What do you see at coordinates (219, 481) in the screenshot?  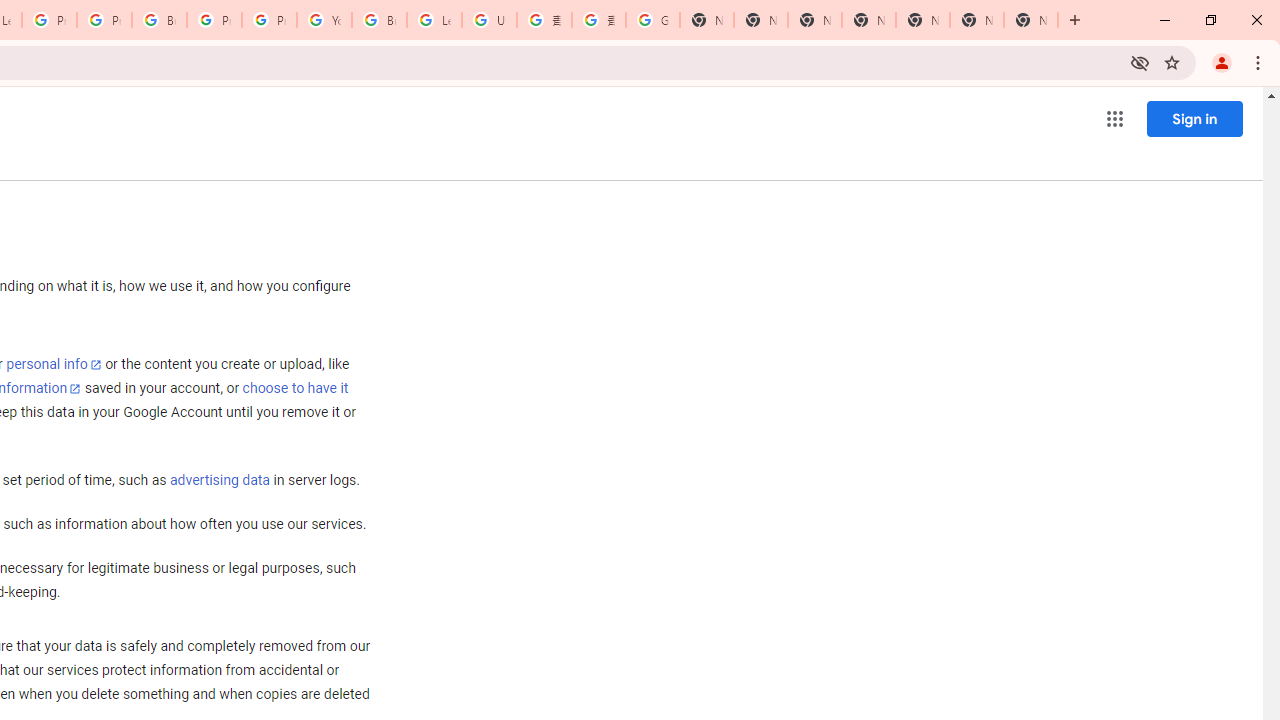 I see `'advertising data'` at bounding box center [219, 481].